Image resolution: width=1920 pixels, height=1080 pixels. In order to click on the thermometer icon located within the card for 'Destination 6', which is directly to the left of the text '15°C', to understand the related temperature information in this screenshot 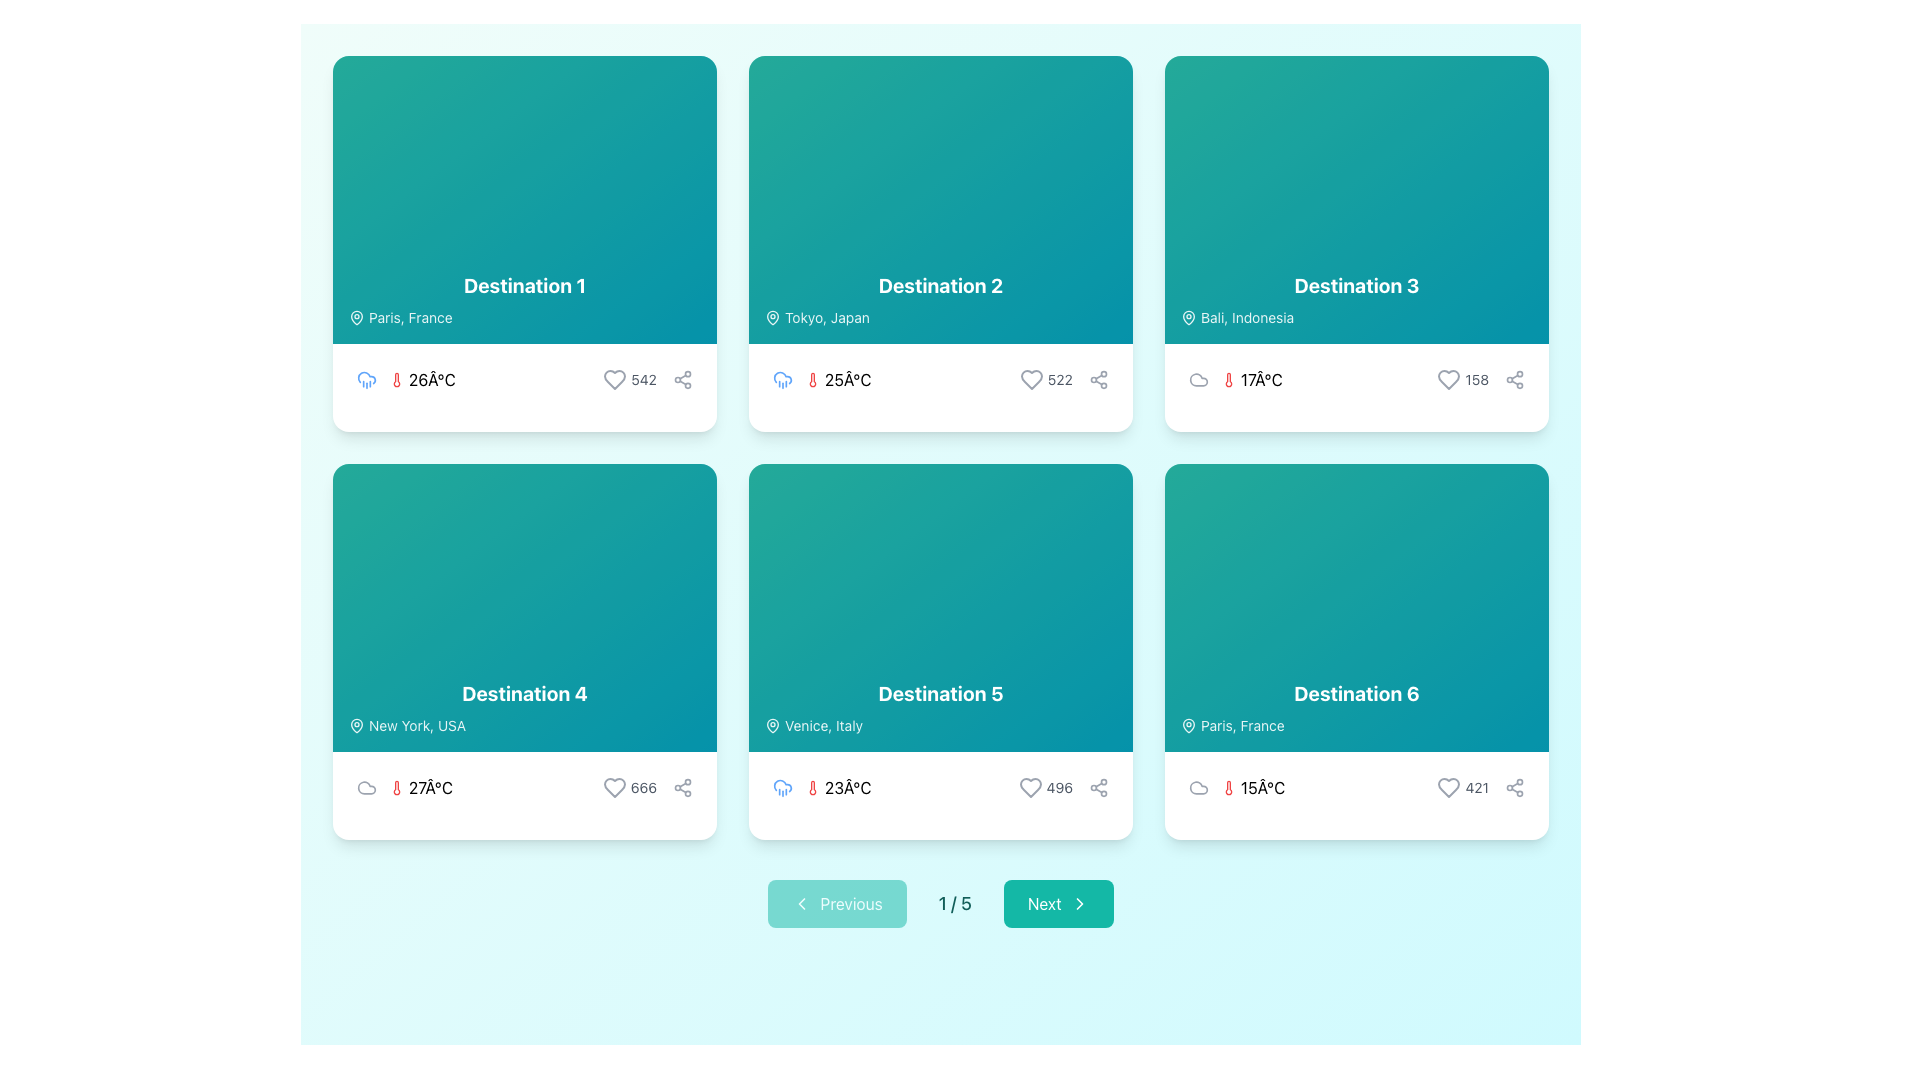, I will do `click(1227, 786)`.